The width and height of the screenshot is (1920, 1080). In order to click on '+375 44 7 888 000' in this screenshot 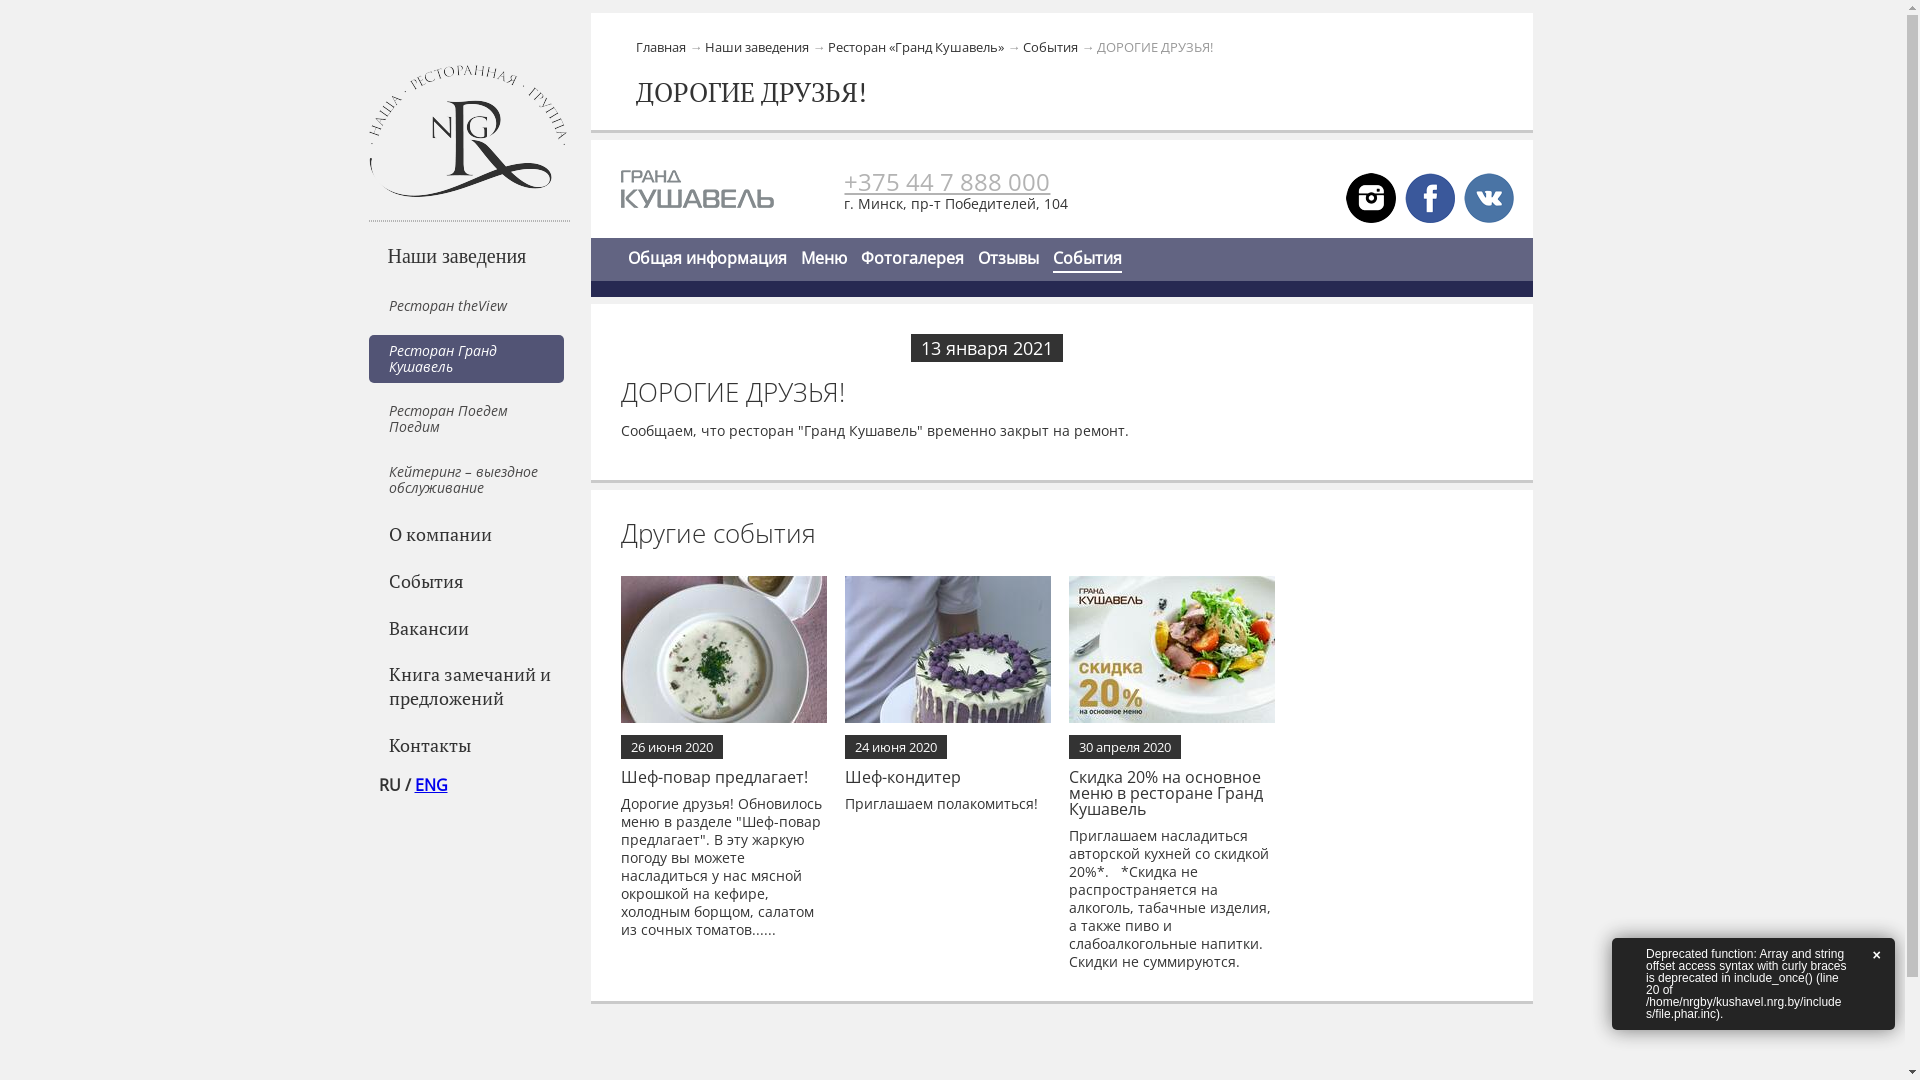, I will do `click(945, 181)`.